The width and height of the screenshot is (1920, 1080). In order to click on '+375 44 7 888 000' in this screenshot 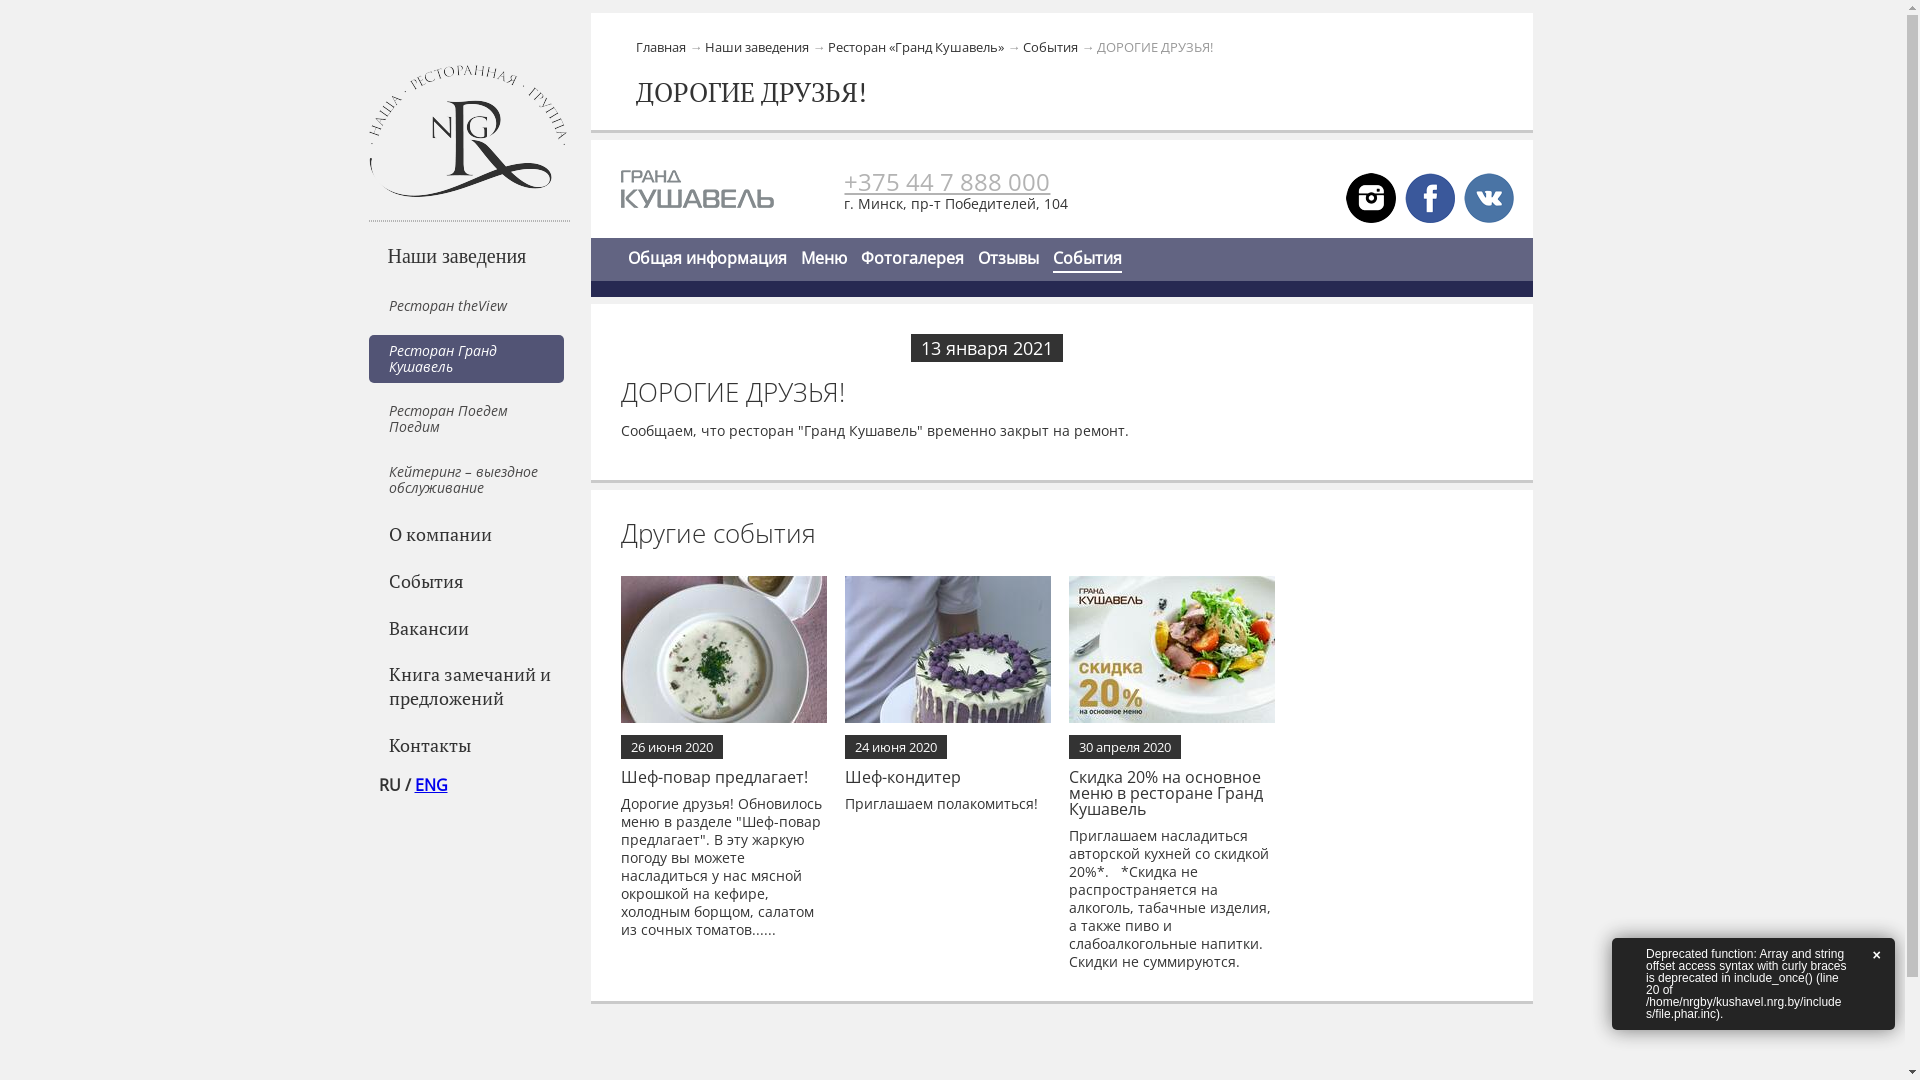, I will do `click(945, 181)`.